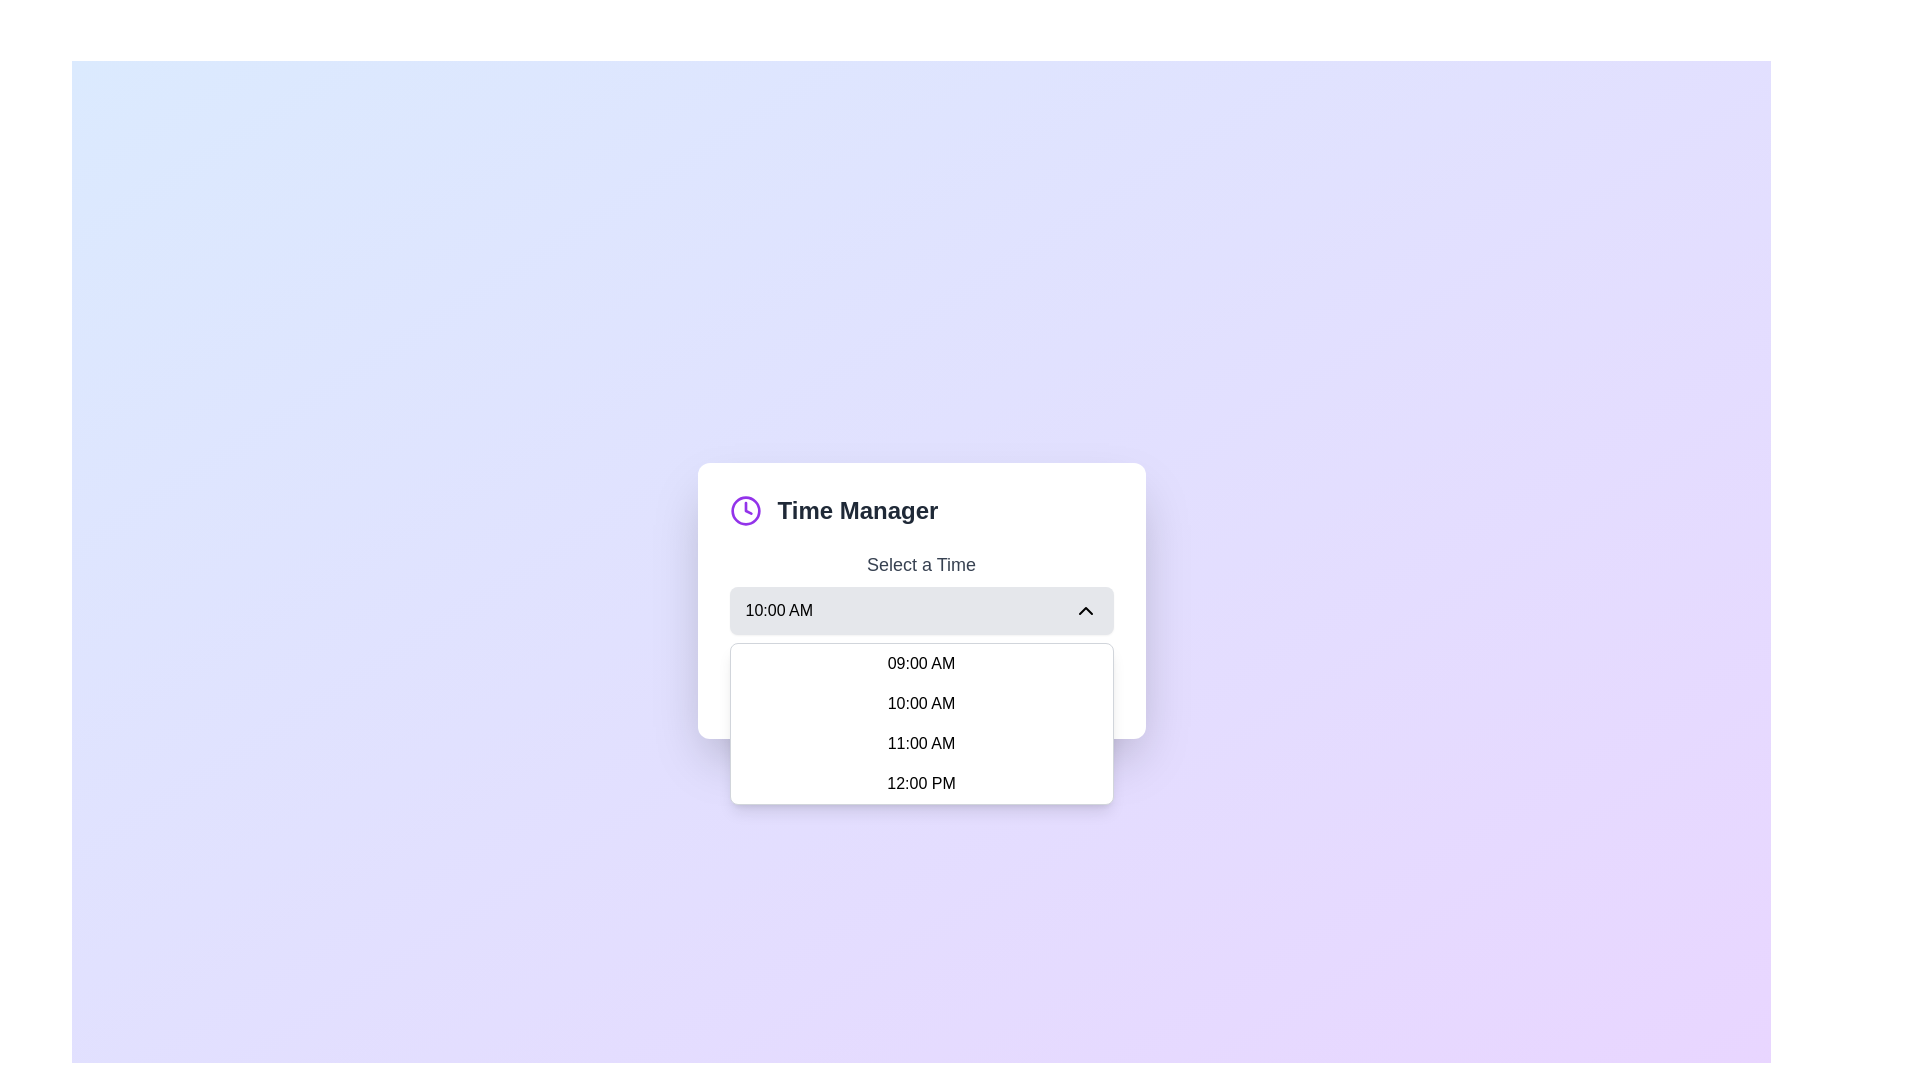  Describe the element at coordinates (1084, 609) in the screenshot. I see `the Chevron Up icon located at the far-right side of the input box displaying '10:00 AM'` at that location.